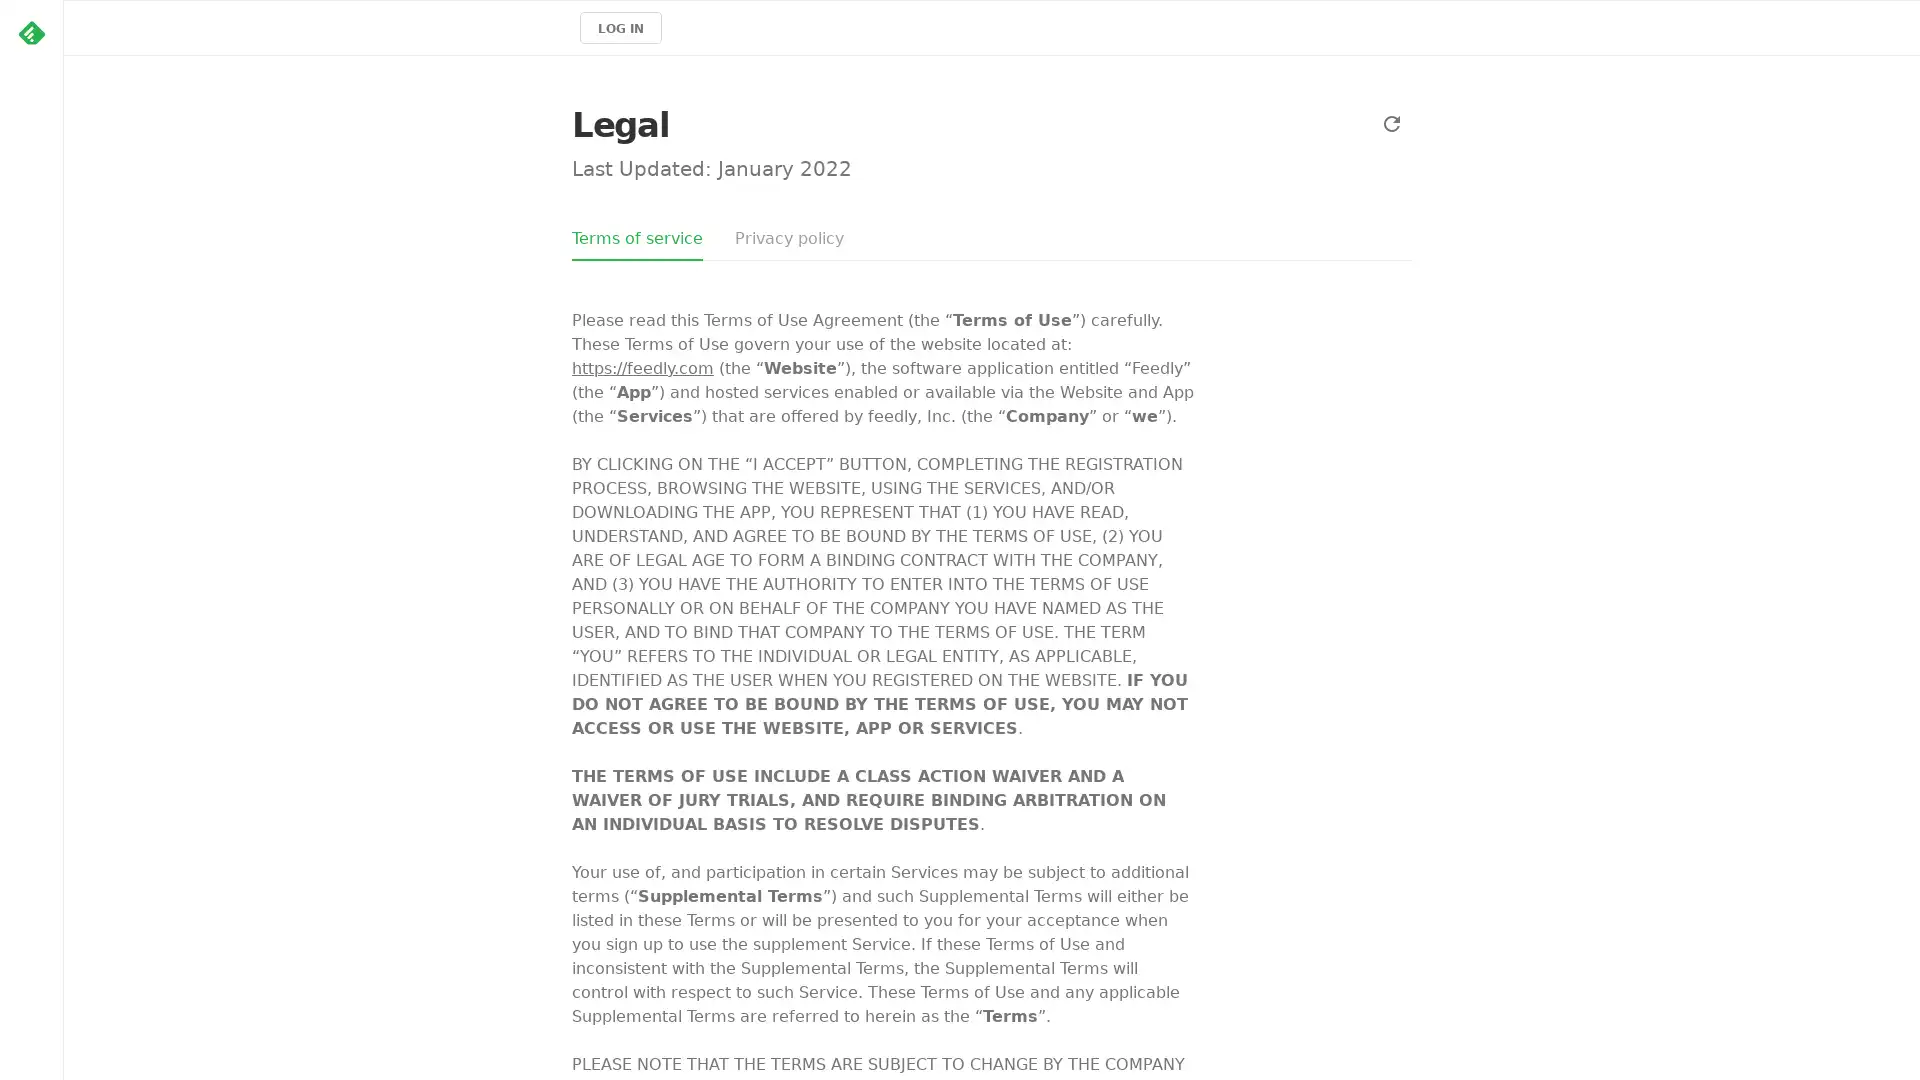 This screenshot has width=1920, height=1080. I want to click on Home, so click(30, 33).